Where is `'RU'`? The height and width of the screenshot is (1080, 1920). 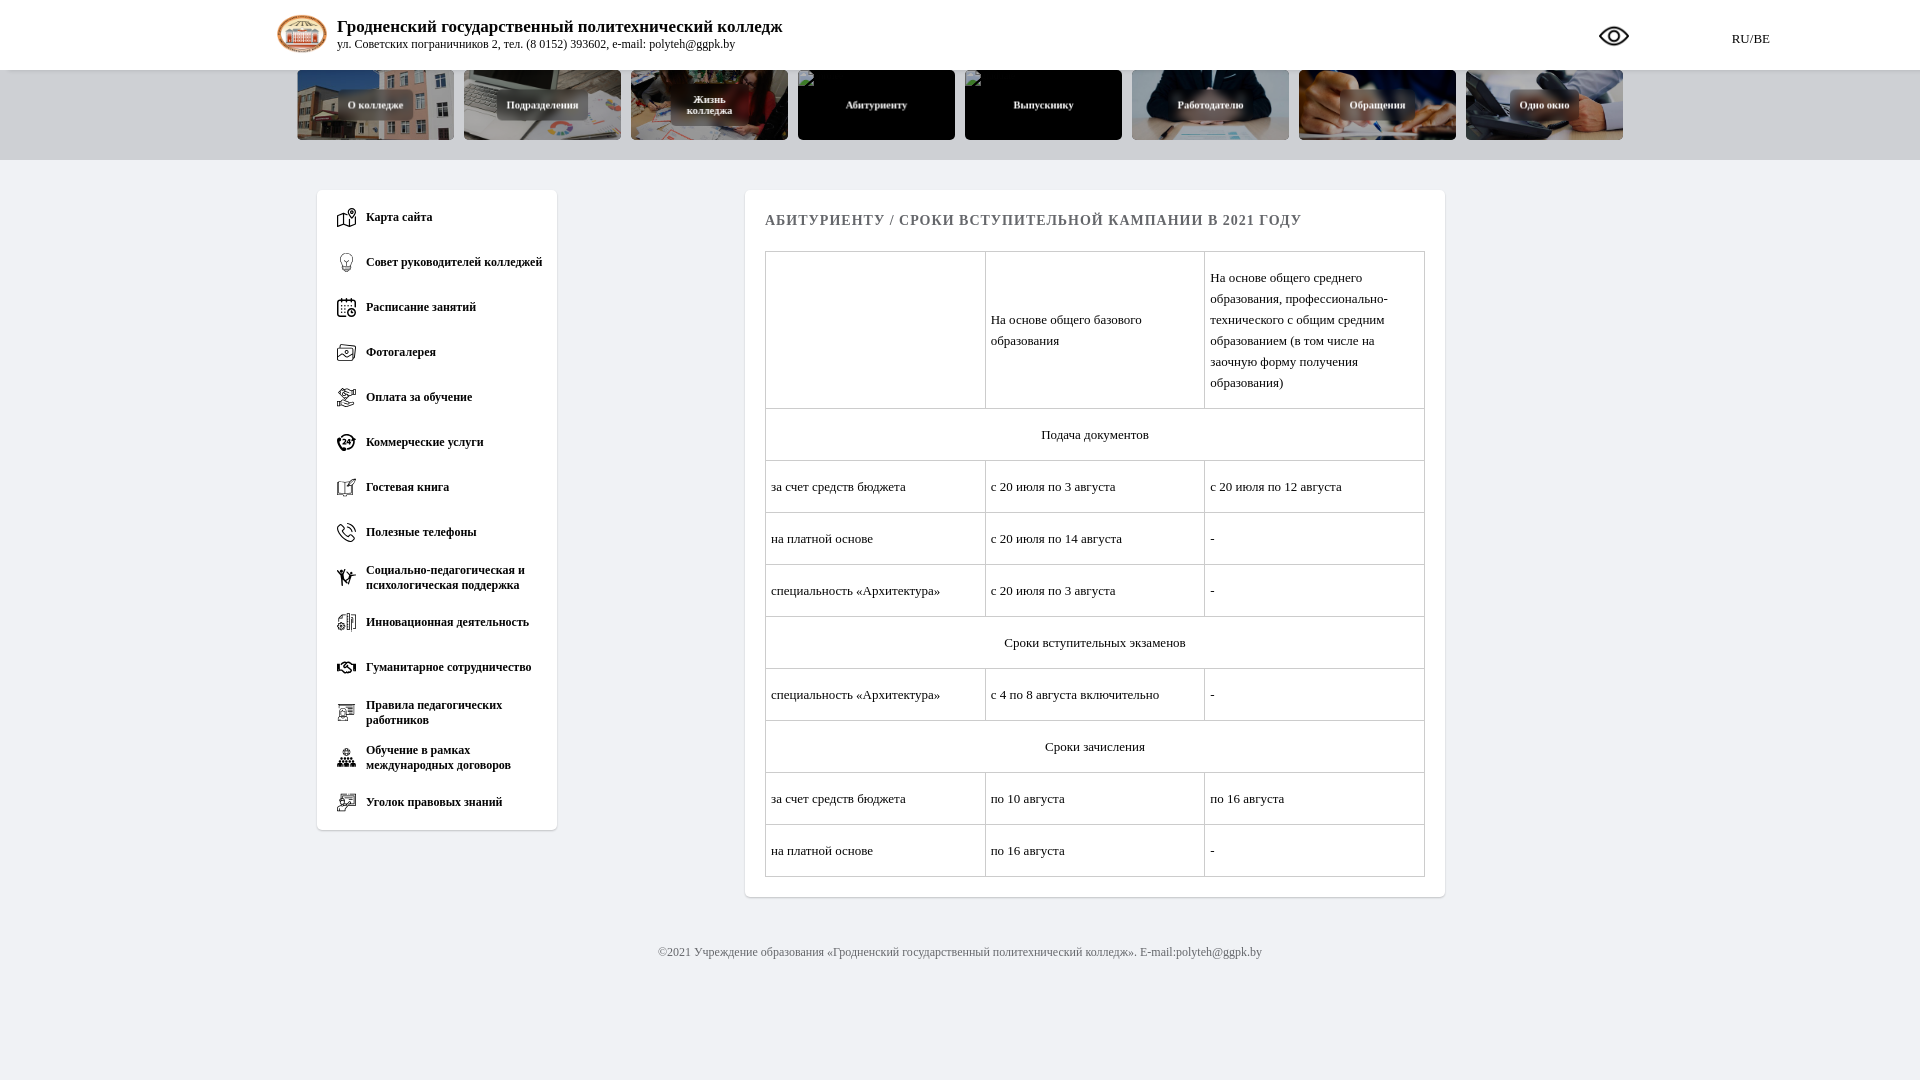
'RU' is located at coordinates (1740, 34).